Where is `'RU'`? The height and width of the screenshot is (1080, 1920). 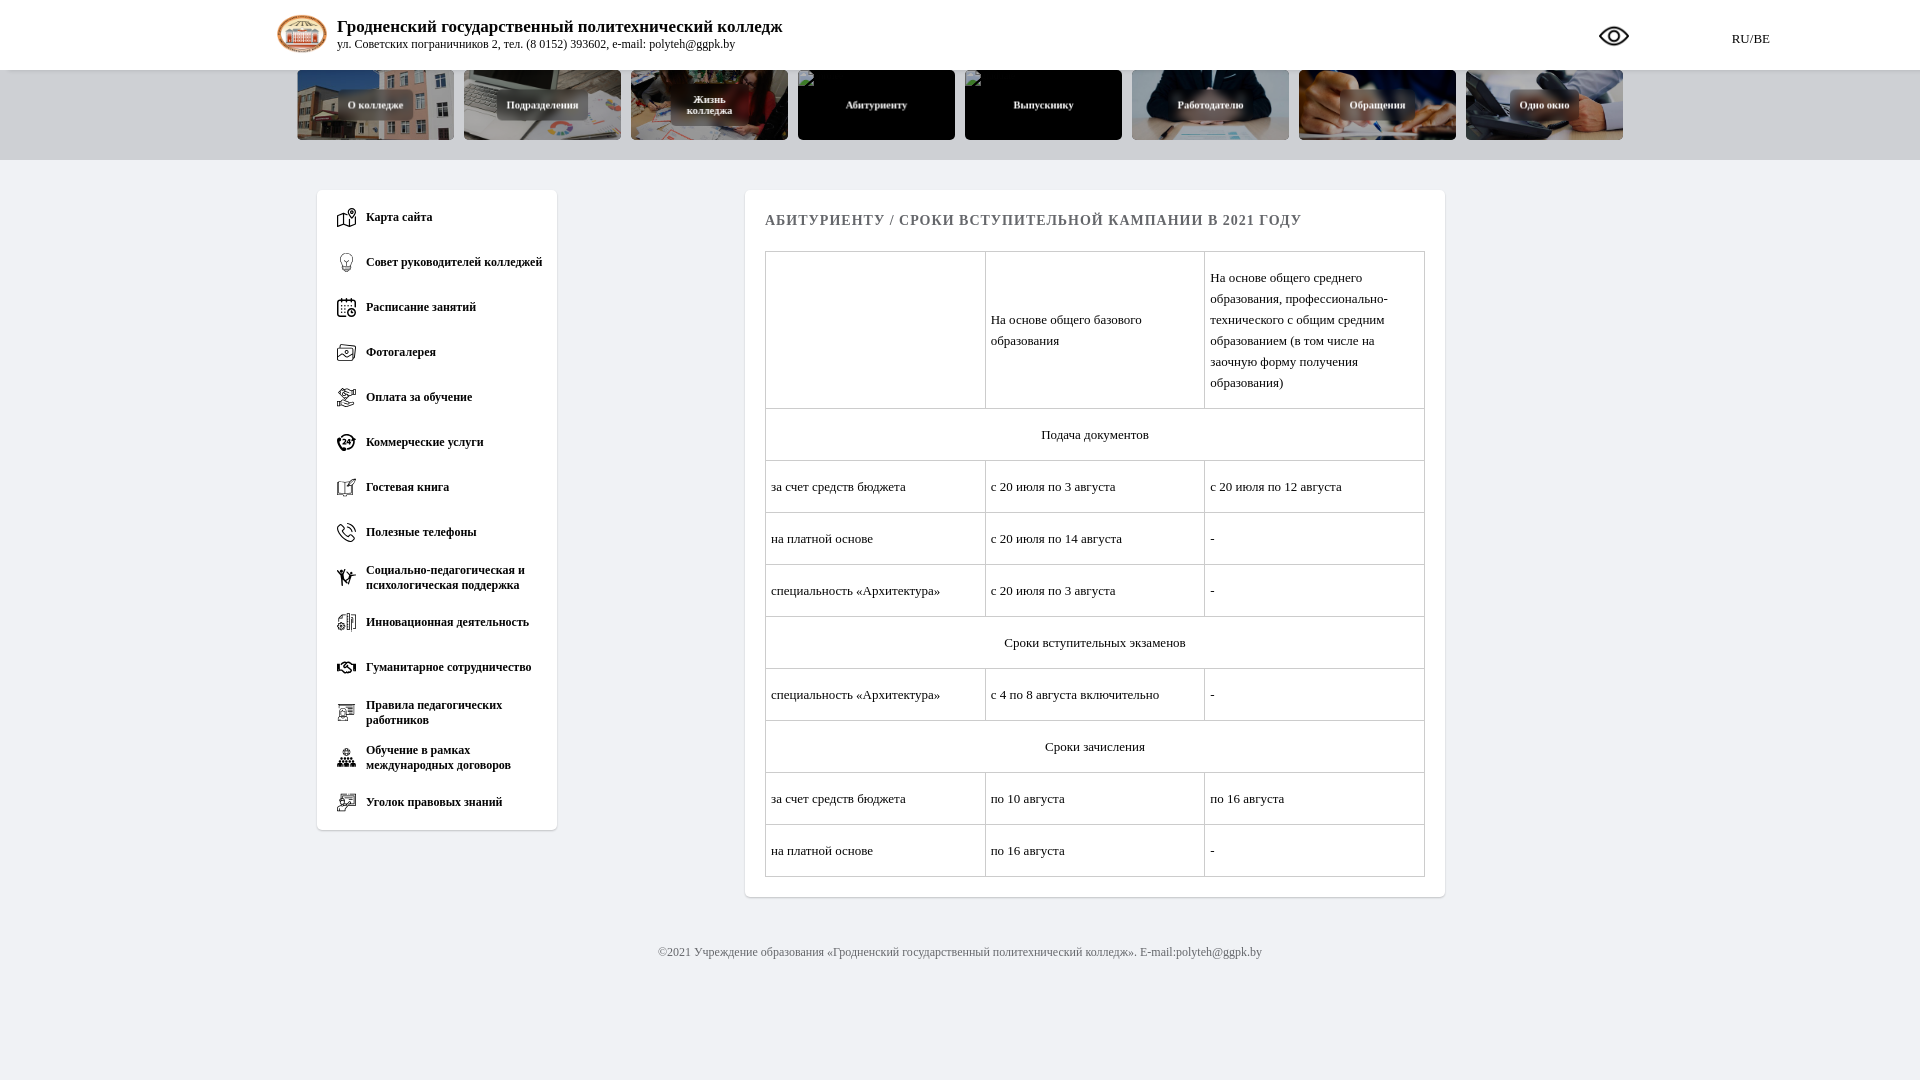
'RU' is located at coordinates (1740, 34).